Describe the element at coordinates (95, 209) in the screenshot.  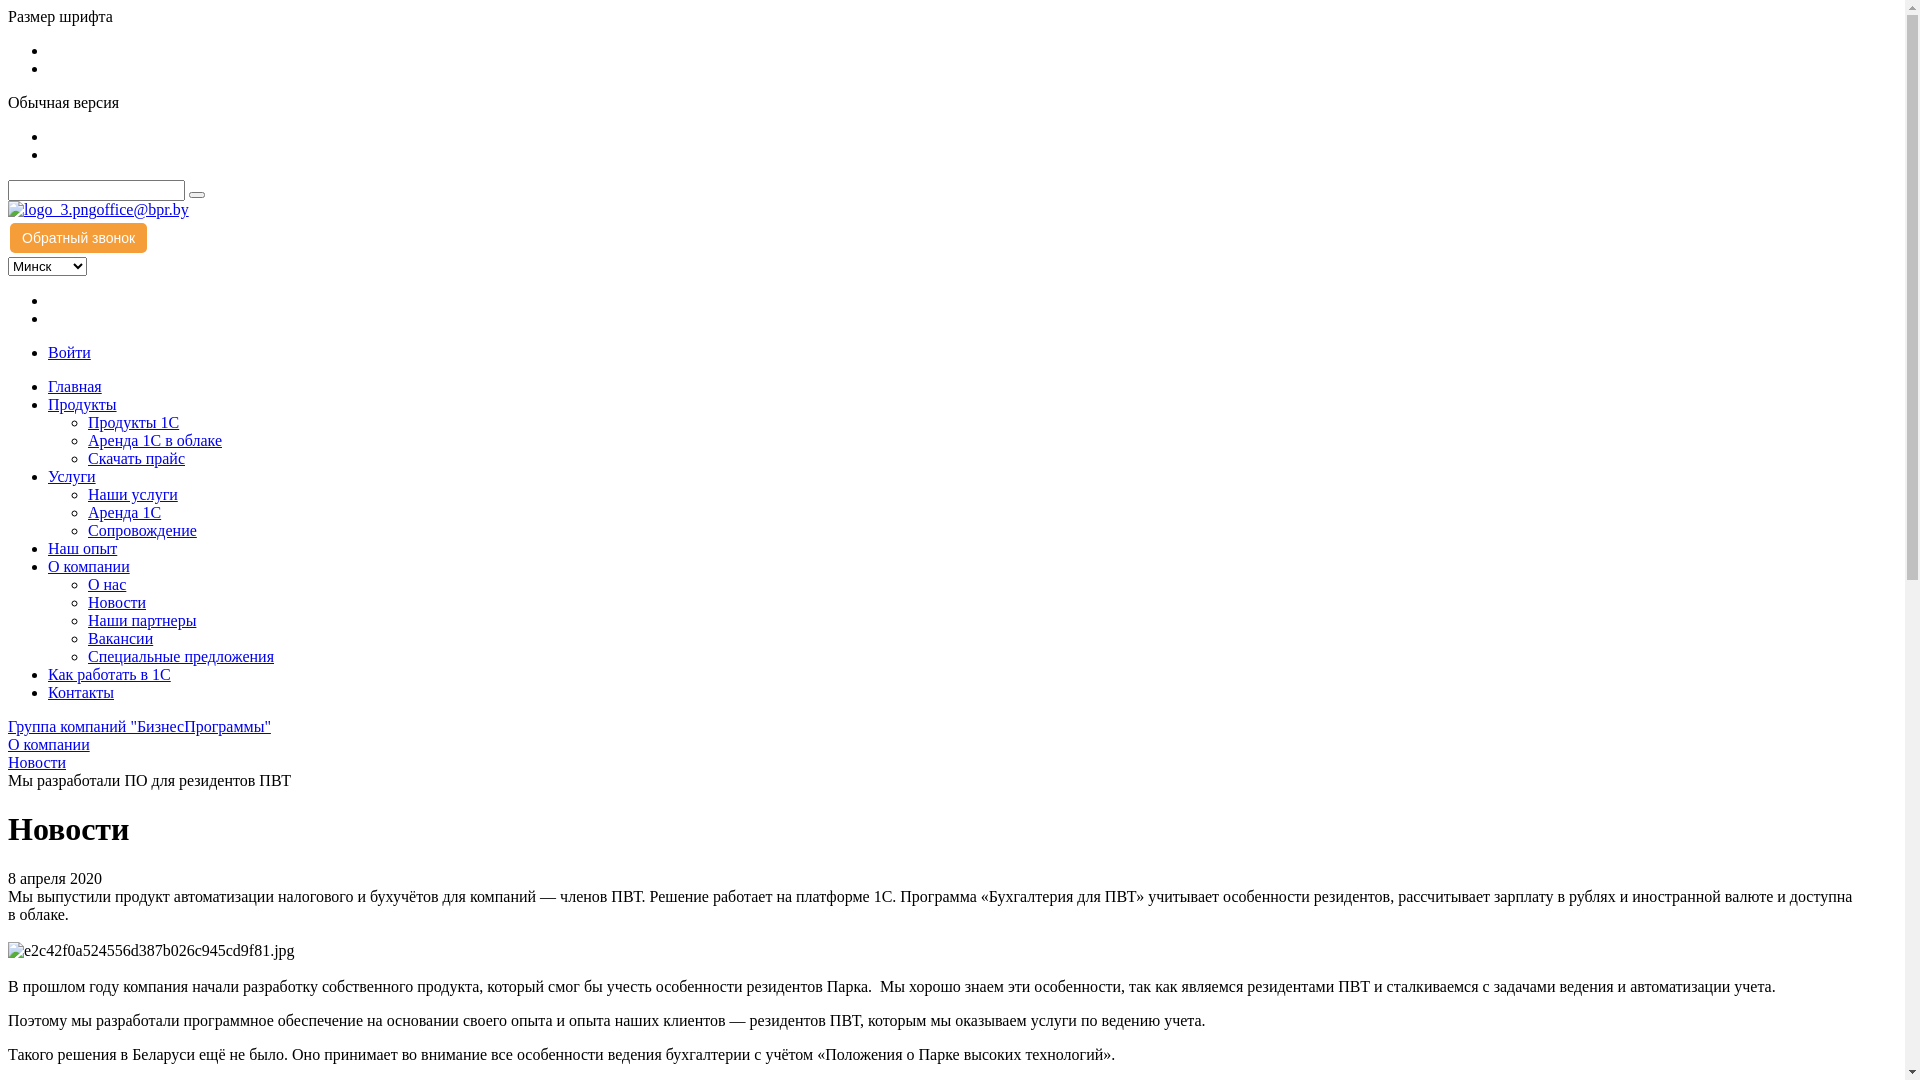
I see `'office@bpr.by'` at that location.